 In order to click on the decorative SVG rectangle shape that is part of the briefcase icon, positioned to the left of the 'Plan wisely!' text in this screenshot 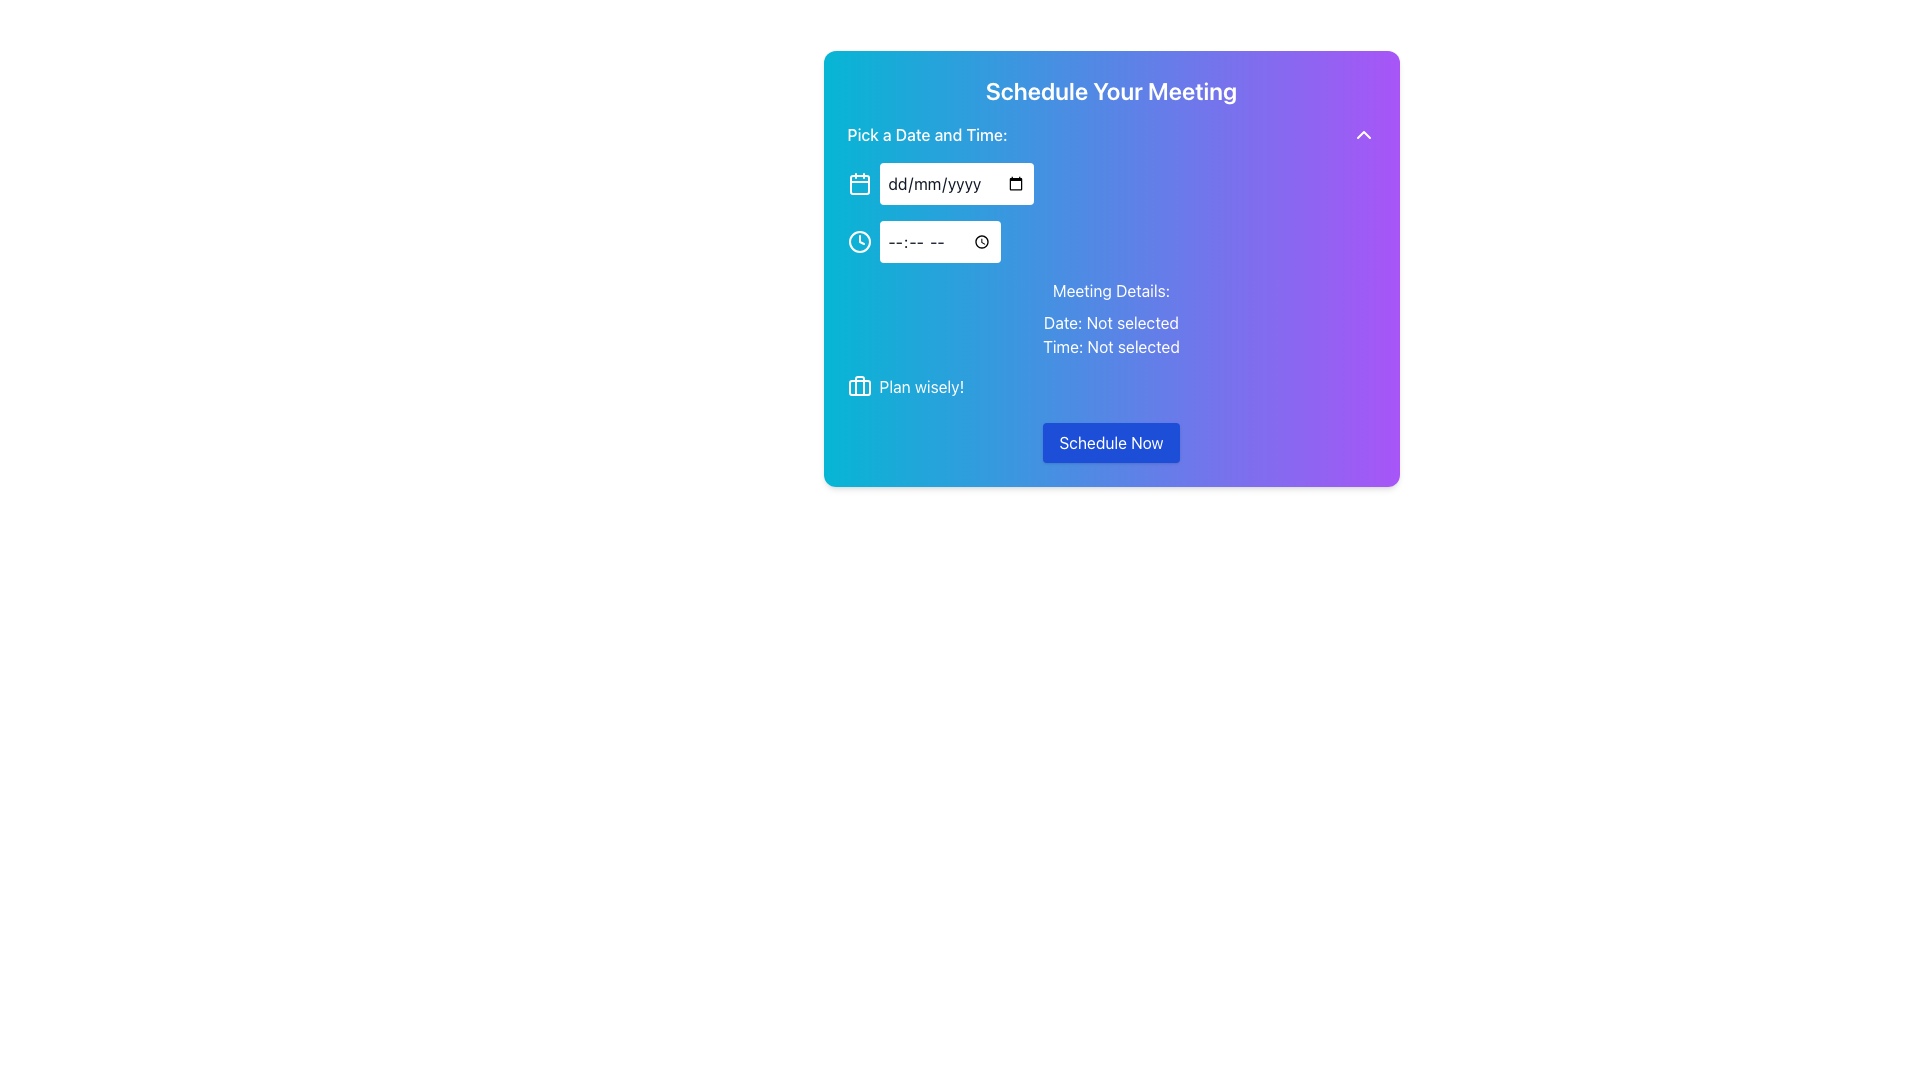, I will do `click(859, 388)`.